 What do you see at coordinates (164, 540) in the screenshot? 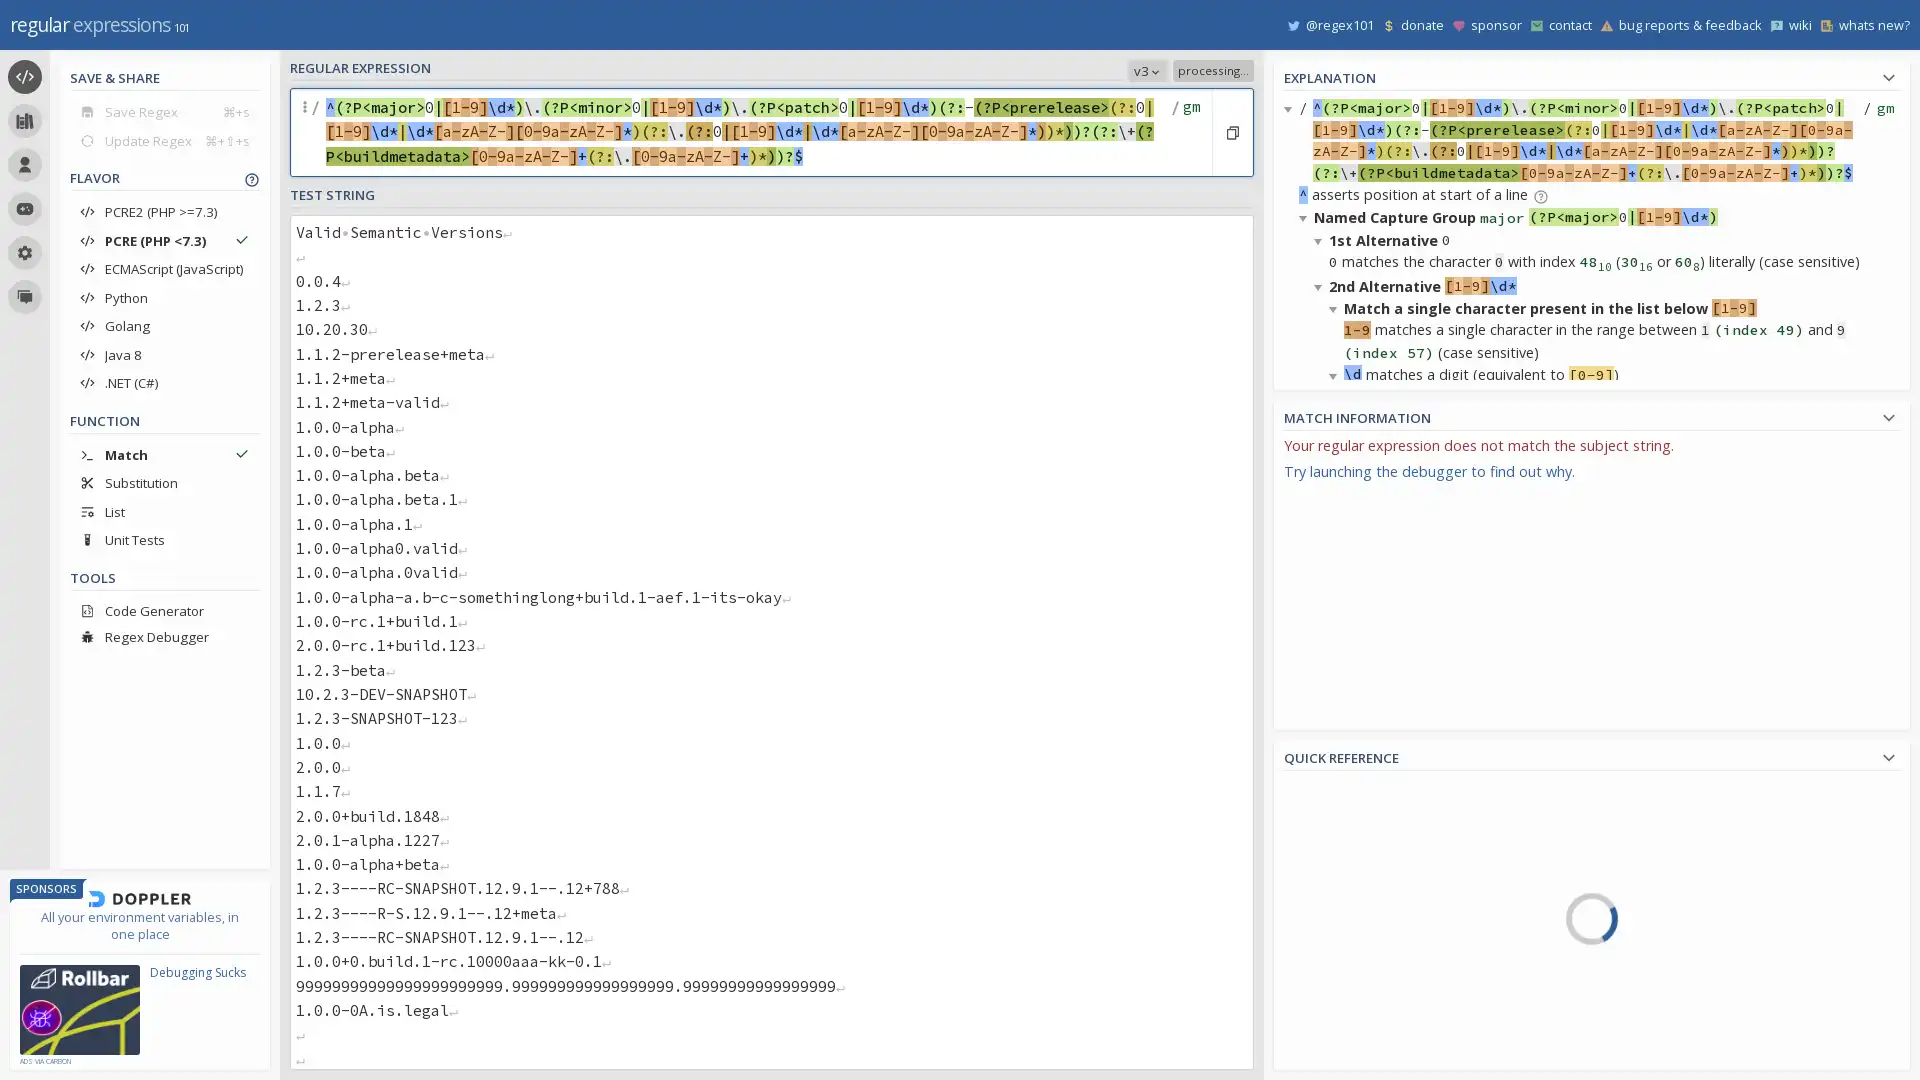
I see `Unit Tests` at bounding box center [164, 540].